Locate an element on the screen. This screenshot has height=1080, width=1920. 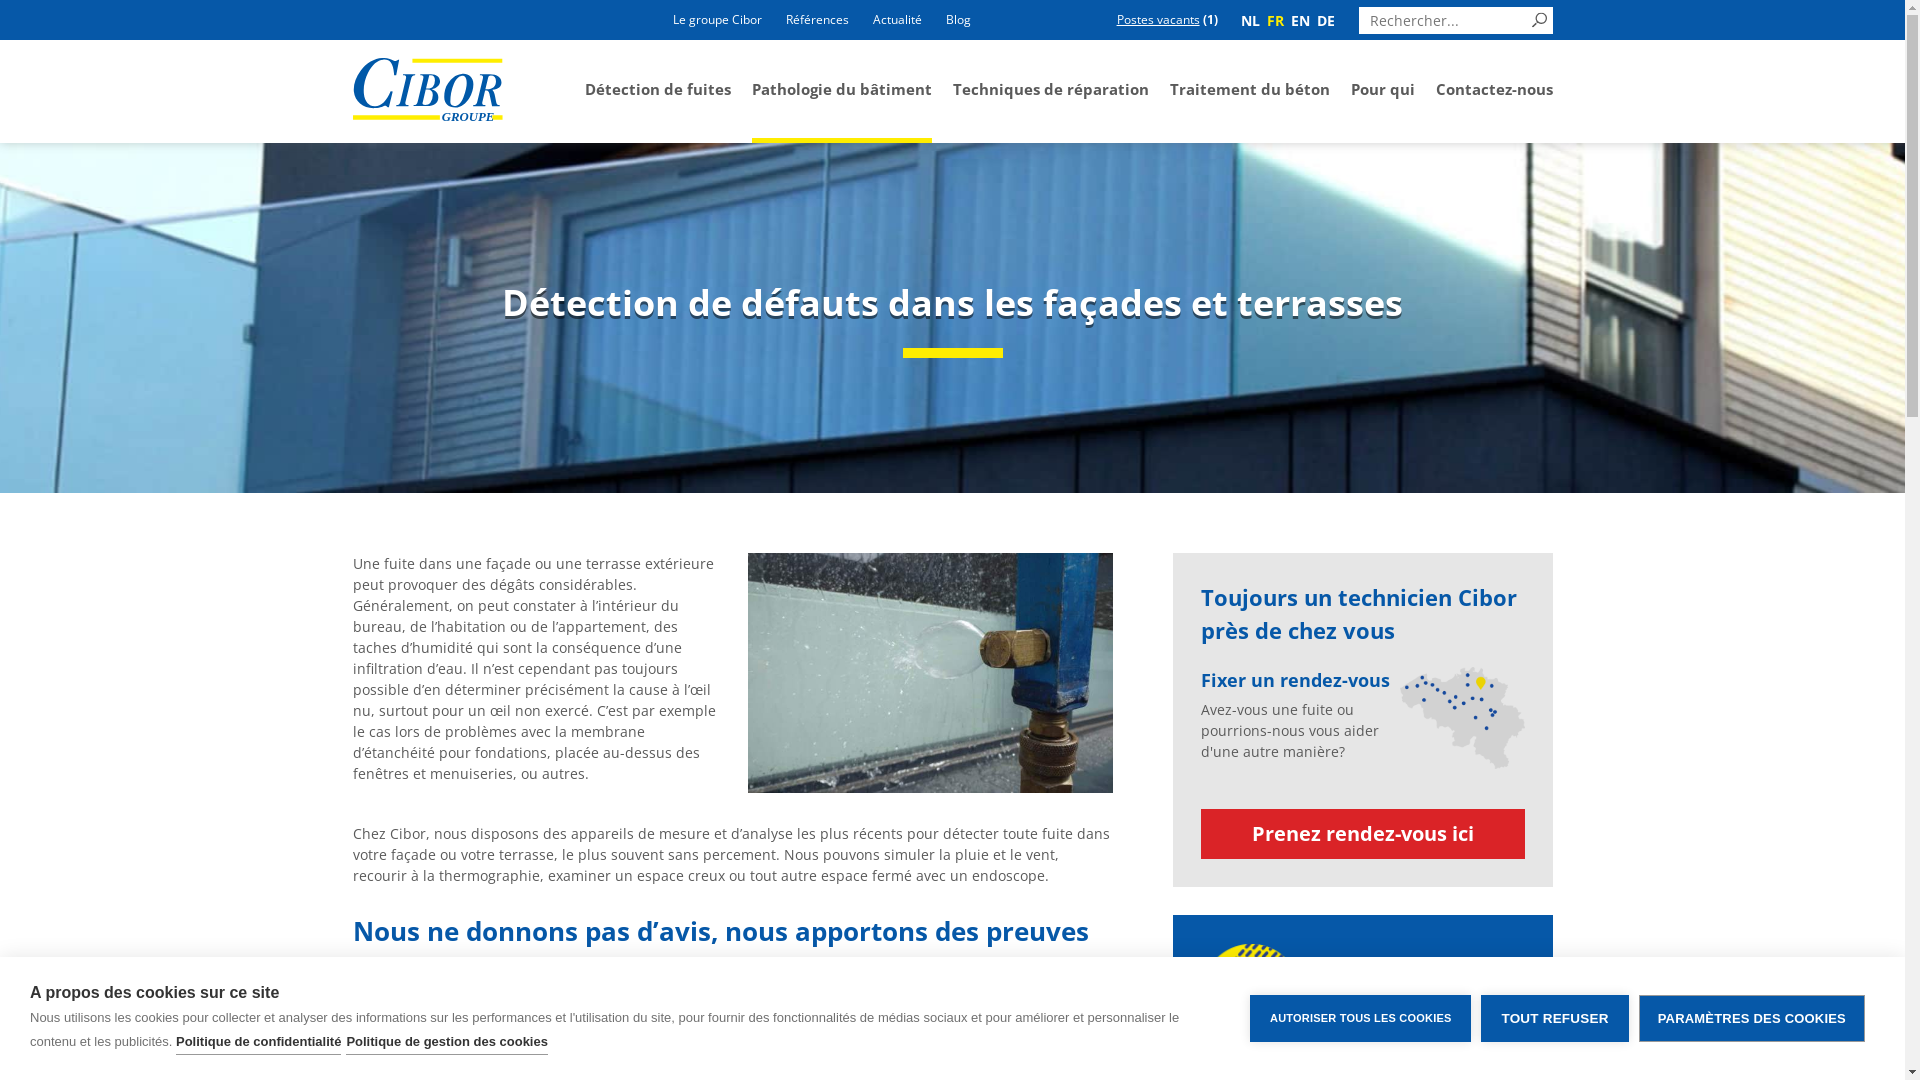
'AUTORISER TOUS LES COOKIES' is located at coordinates (1360, 1018).